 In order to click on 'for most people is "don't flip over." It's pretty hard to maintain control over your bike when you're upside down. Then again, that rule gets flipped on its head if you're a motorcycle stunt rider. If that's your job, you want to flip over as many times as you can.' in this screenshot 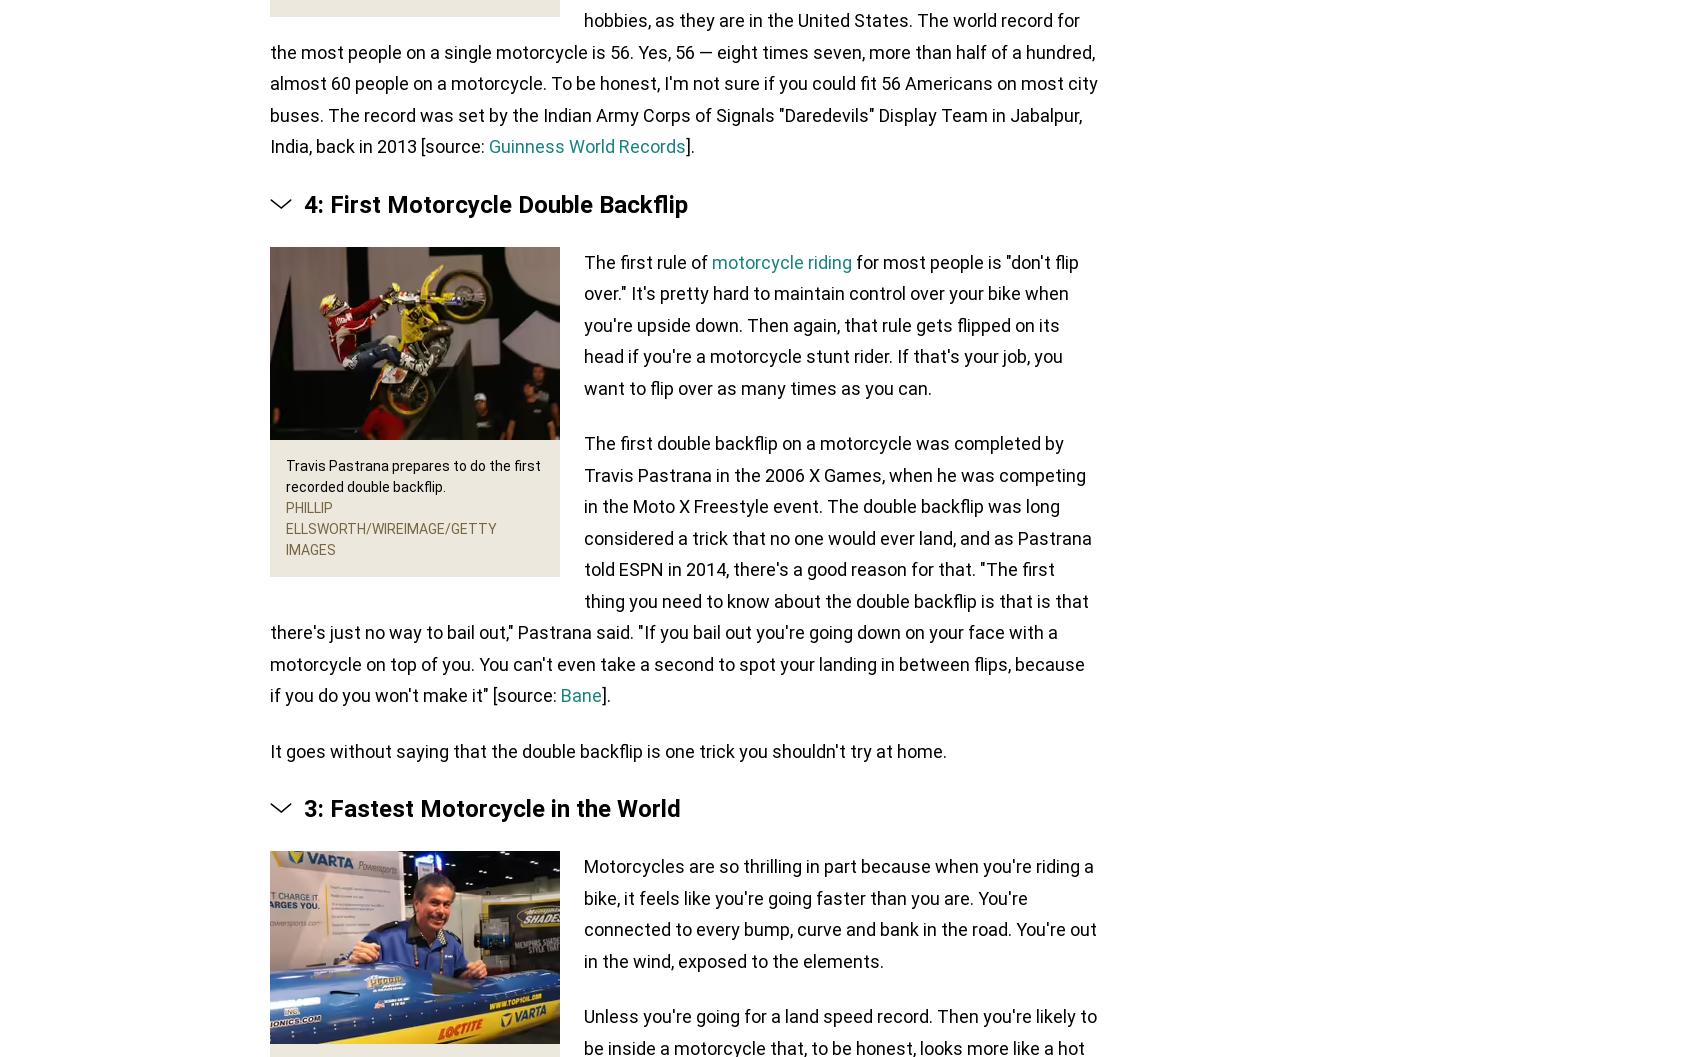, I will do `click(583, 324)`.